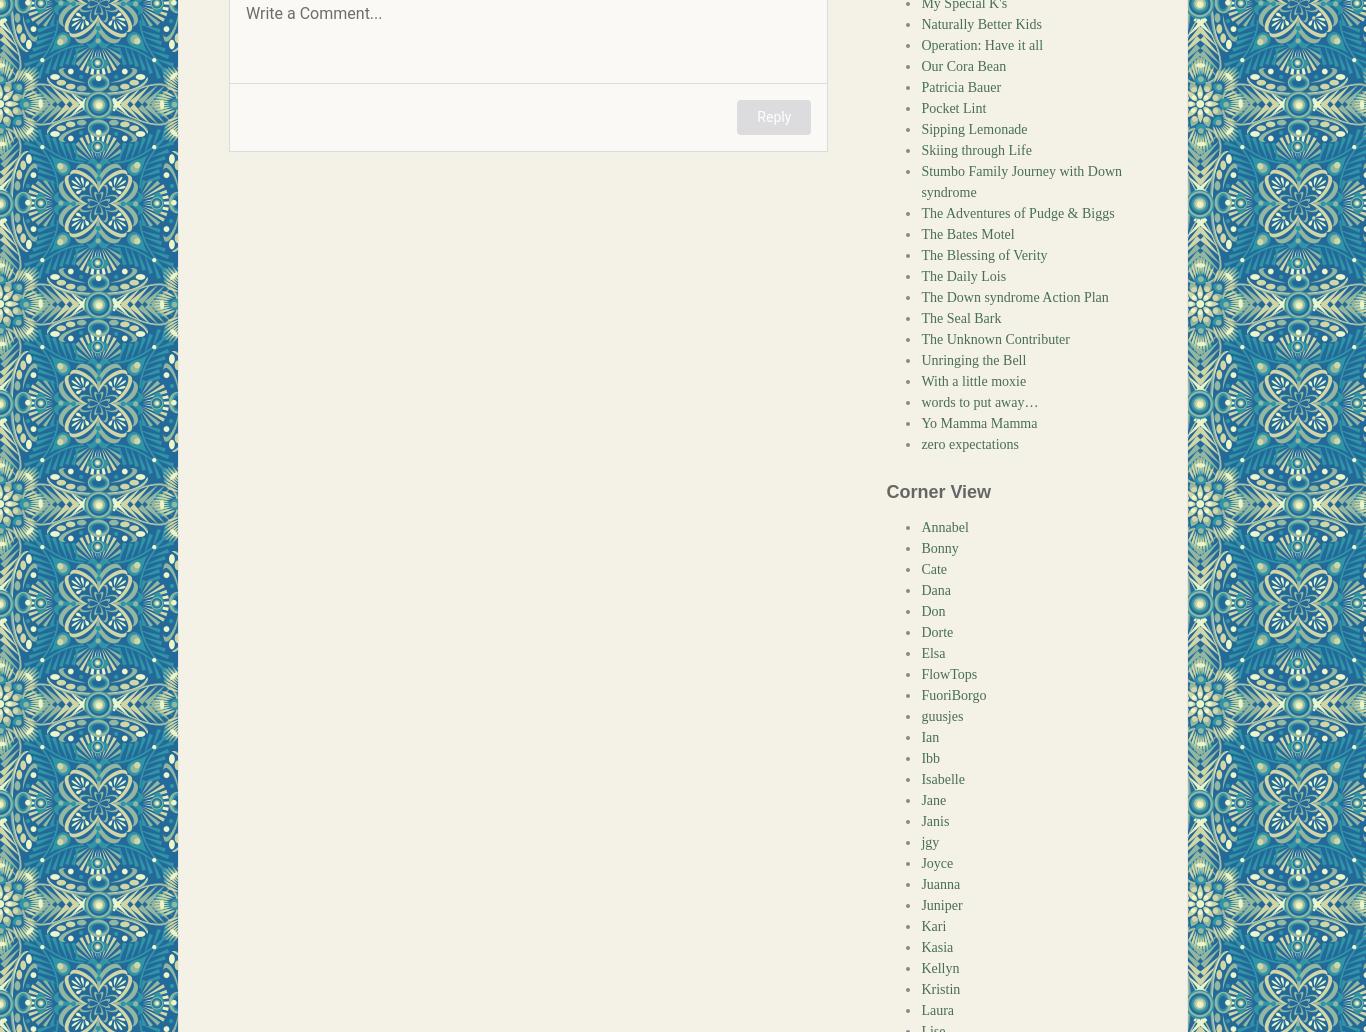  I want to click on 'Stumbo Family Journey with Down syndrome', so click(1021, 181).